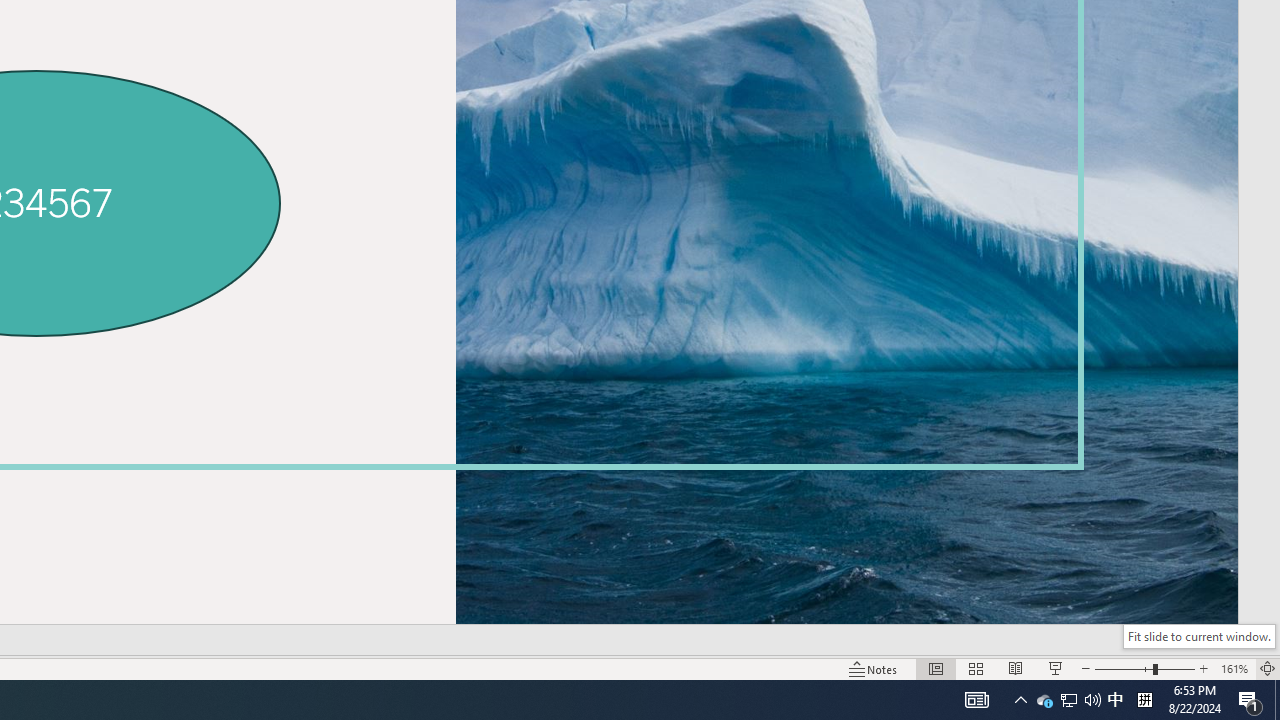  I want to click on 'Zoom In', so click(1203, 669).